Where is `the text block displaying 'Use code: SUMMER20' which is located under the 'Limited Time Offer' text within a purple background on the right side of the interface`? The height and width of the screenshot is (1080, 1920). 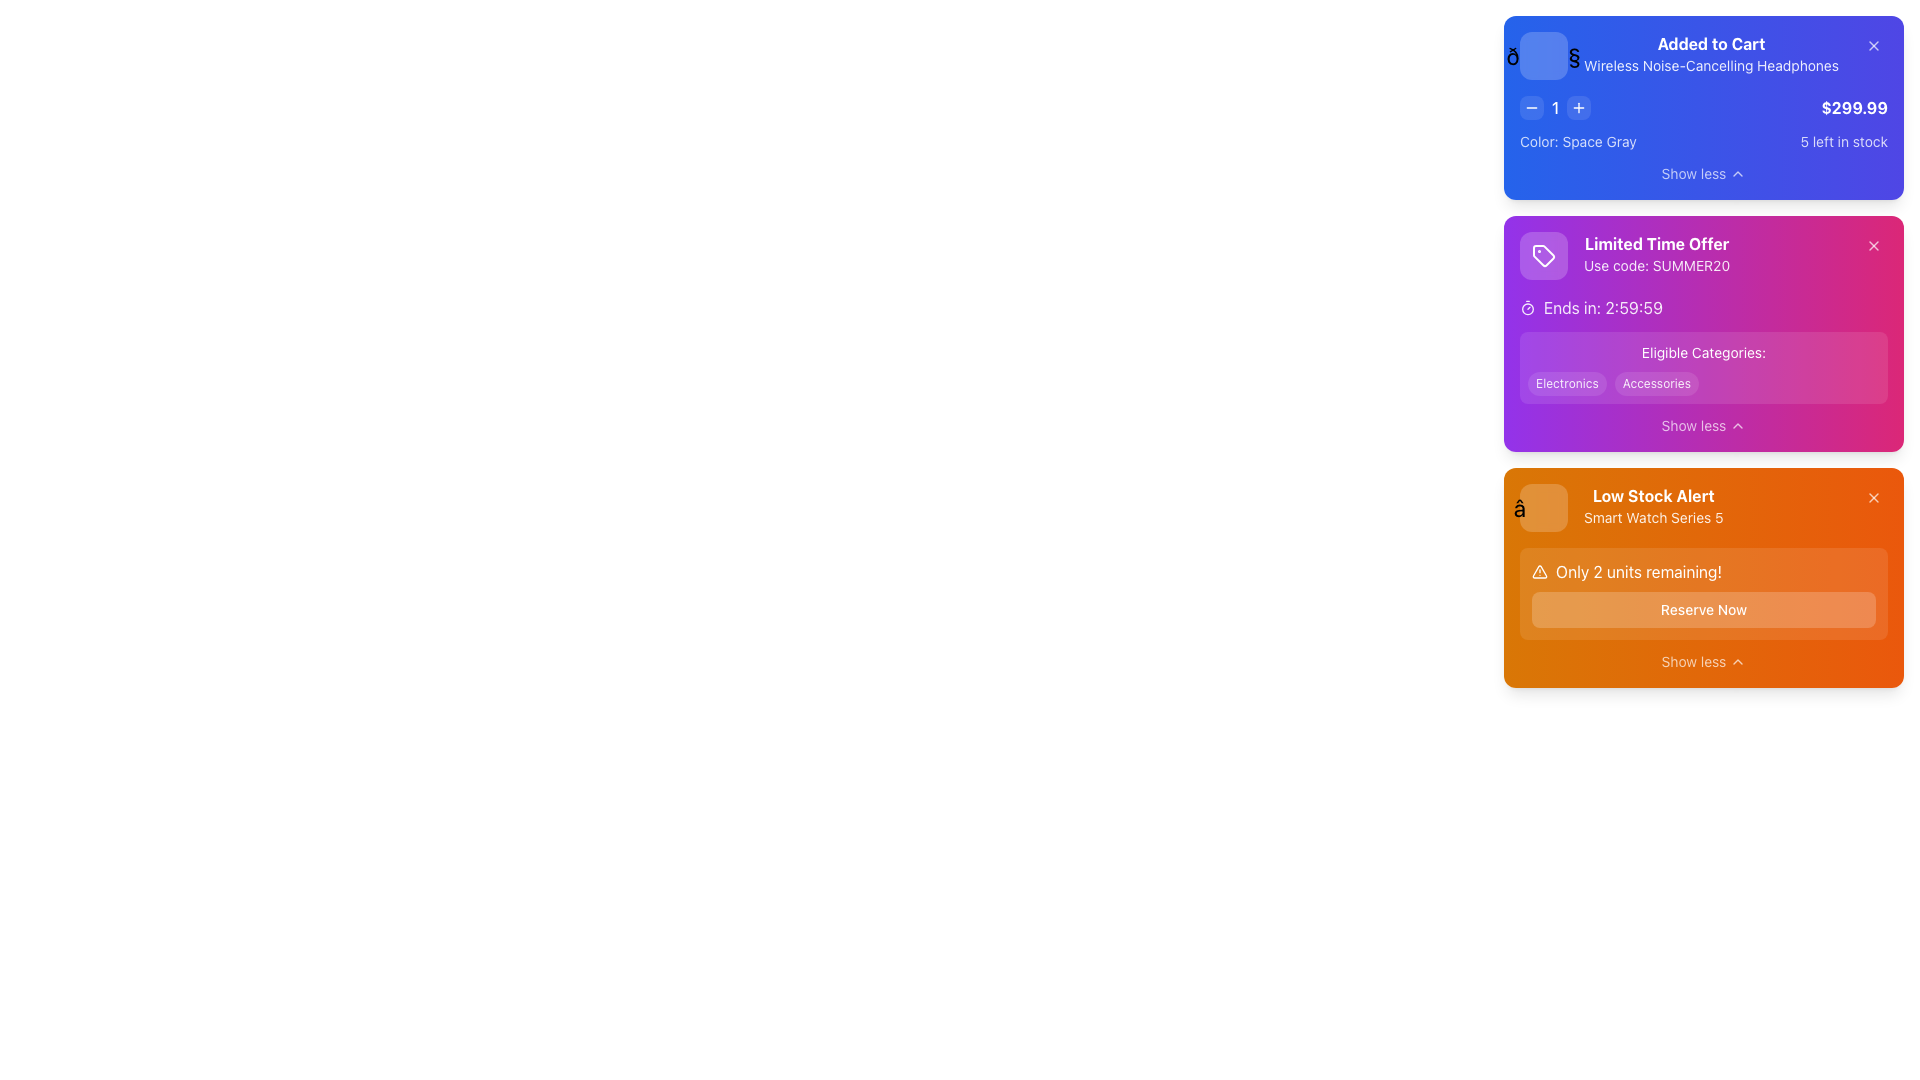 the text block displaying 'Use code: SUMMER20' which is located under the 'Limited Time Offer' text within a purple background on the right side of the interface is located at coordinates (1657, 265).